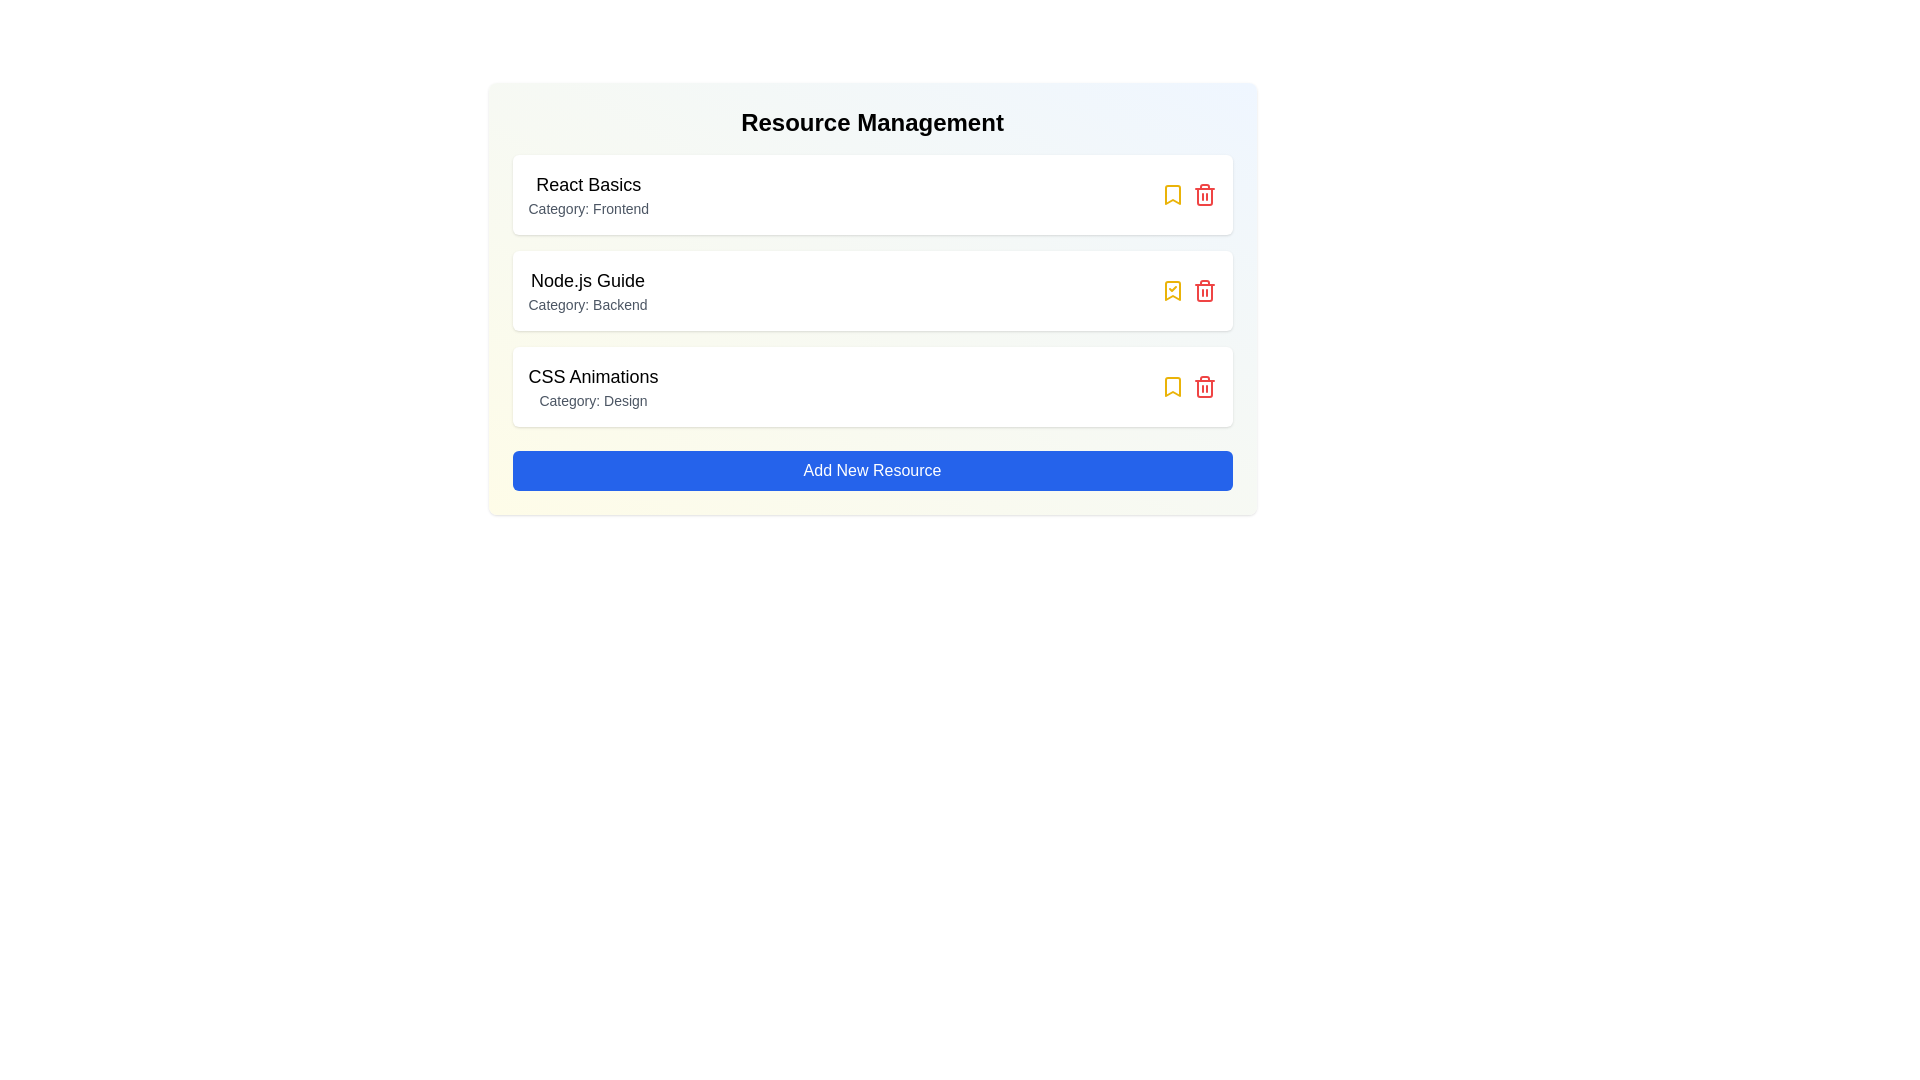 The height and width of the screenshot is (1080, 1920). What do you see at coordinates (1172, 195) in the screenshot?
I see `the bookmark icon of the resource titled 'React Basics'` at bounding box center [1172, 195].